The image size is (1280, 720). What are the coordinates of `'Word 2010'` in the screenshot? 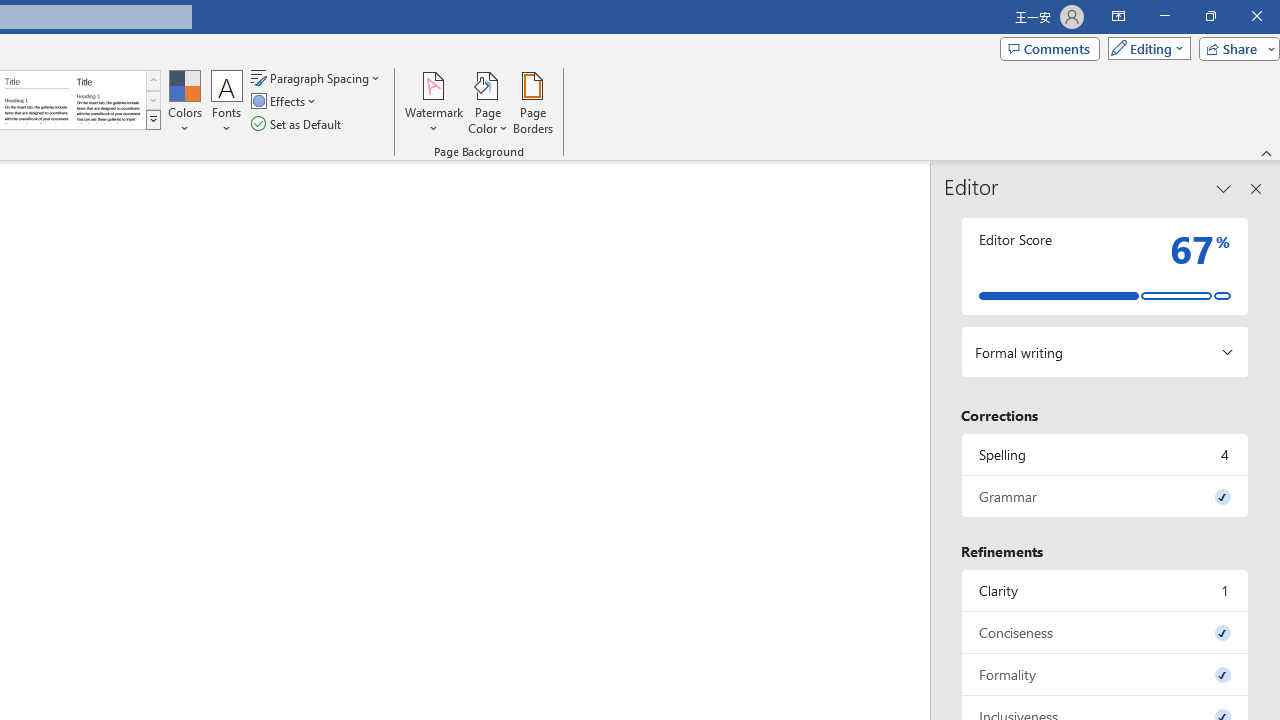 It's located at (37, 100).